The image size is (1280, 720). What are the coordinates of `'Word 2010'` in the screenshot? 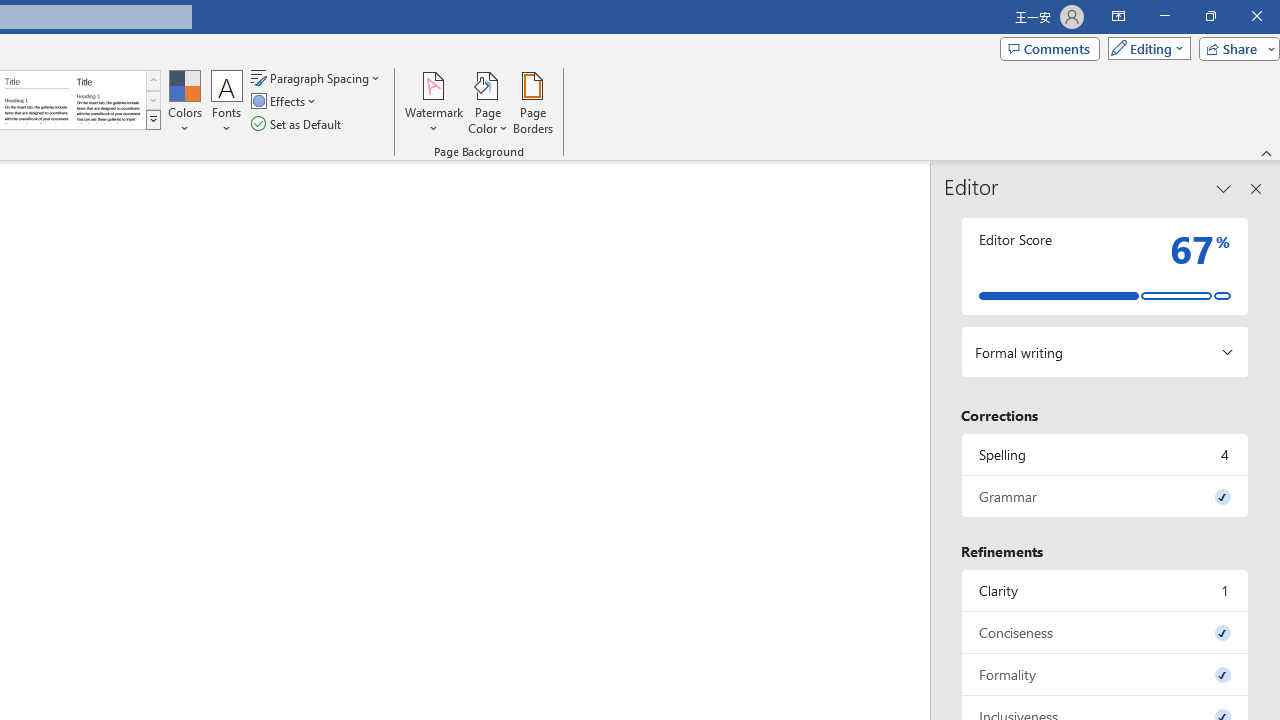 It's located at (37, 100).